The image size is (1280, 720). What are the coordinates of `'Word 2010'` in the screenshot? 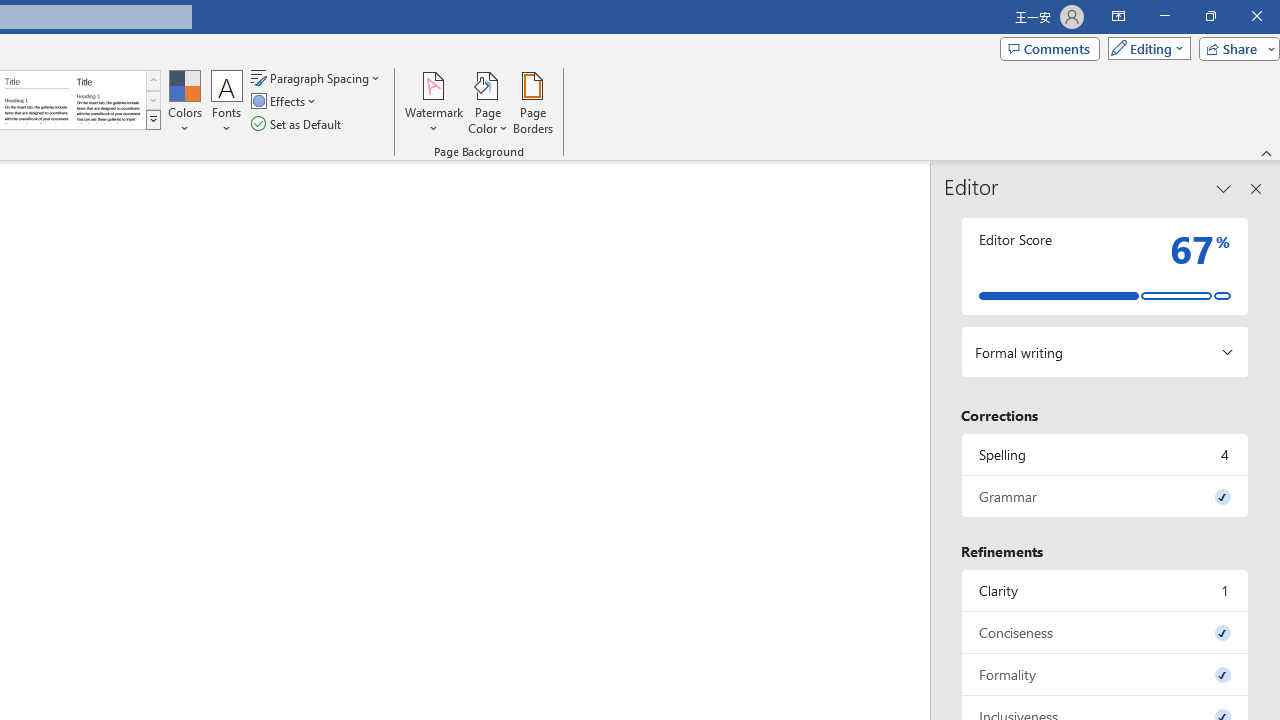 It's located at (37, 100).